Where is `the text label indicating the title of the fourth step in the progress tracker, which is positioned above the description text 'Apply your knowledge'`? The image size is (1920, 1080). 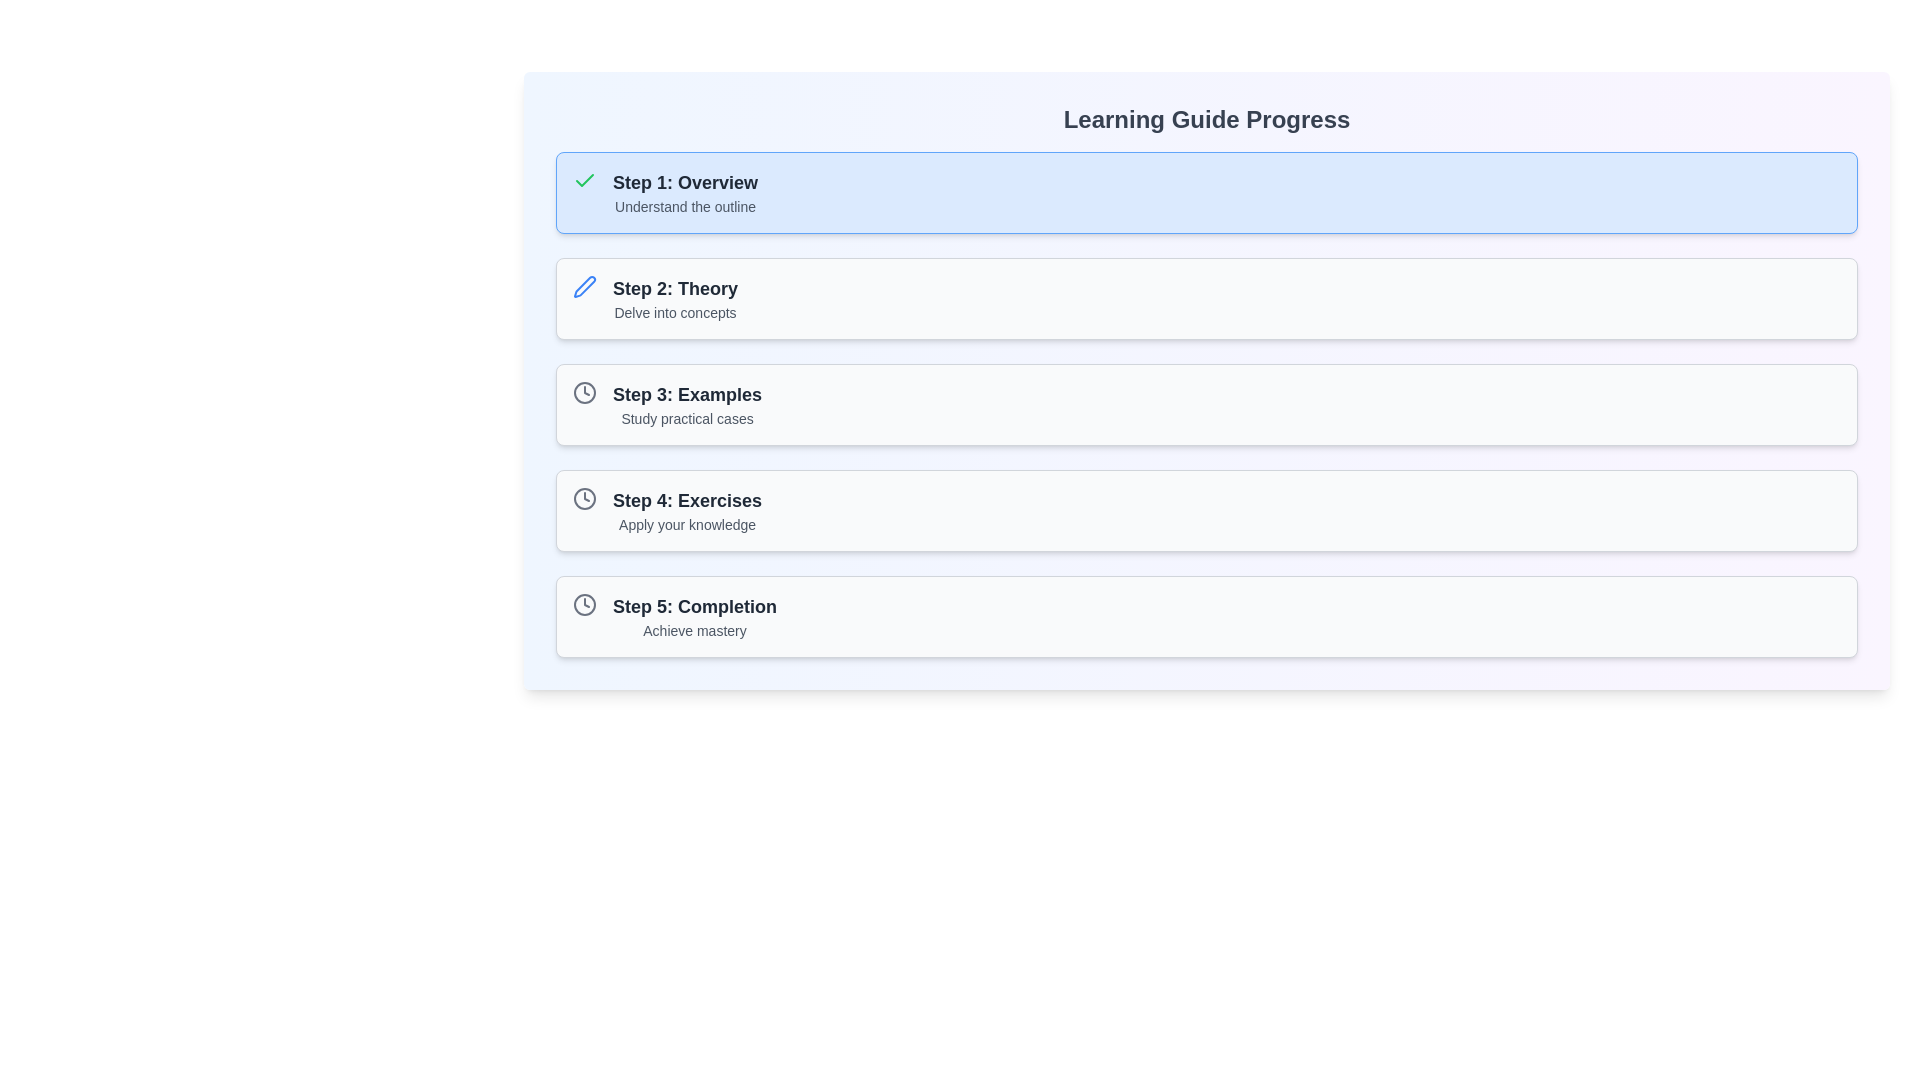 the text label indicating the title of the fourth step in the progress tracker, which is positioned above the description text 'Apply your knowledge' is located at coordinates (687, 500).